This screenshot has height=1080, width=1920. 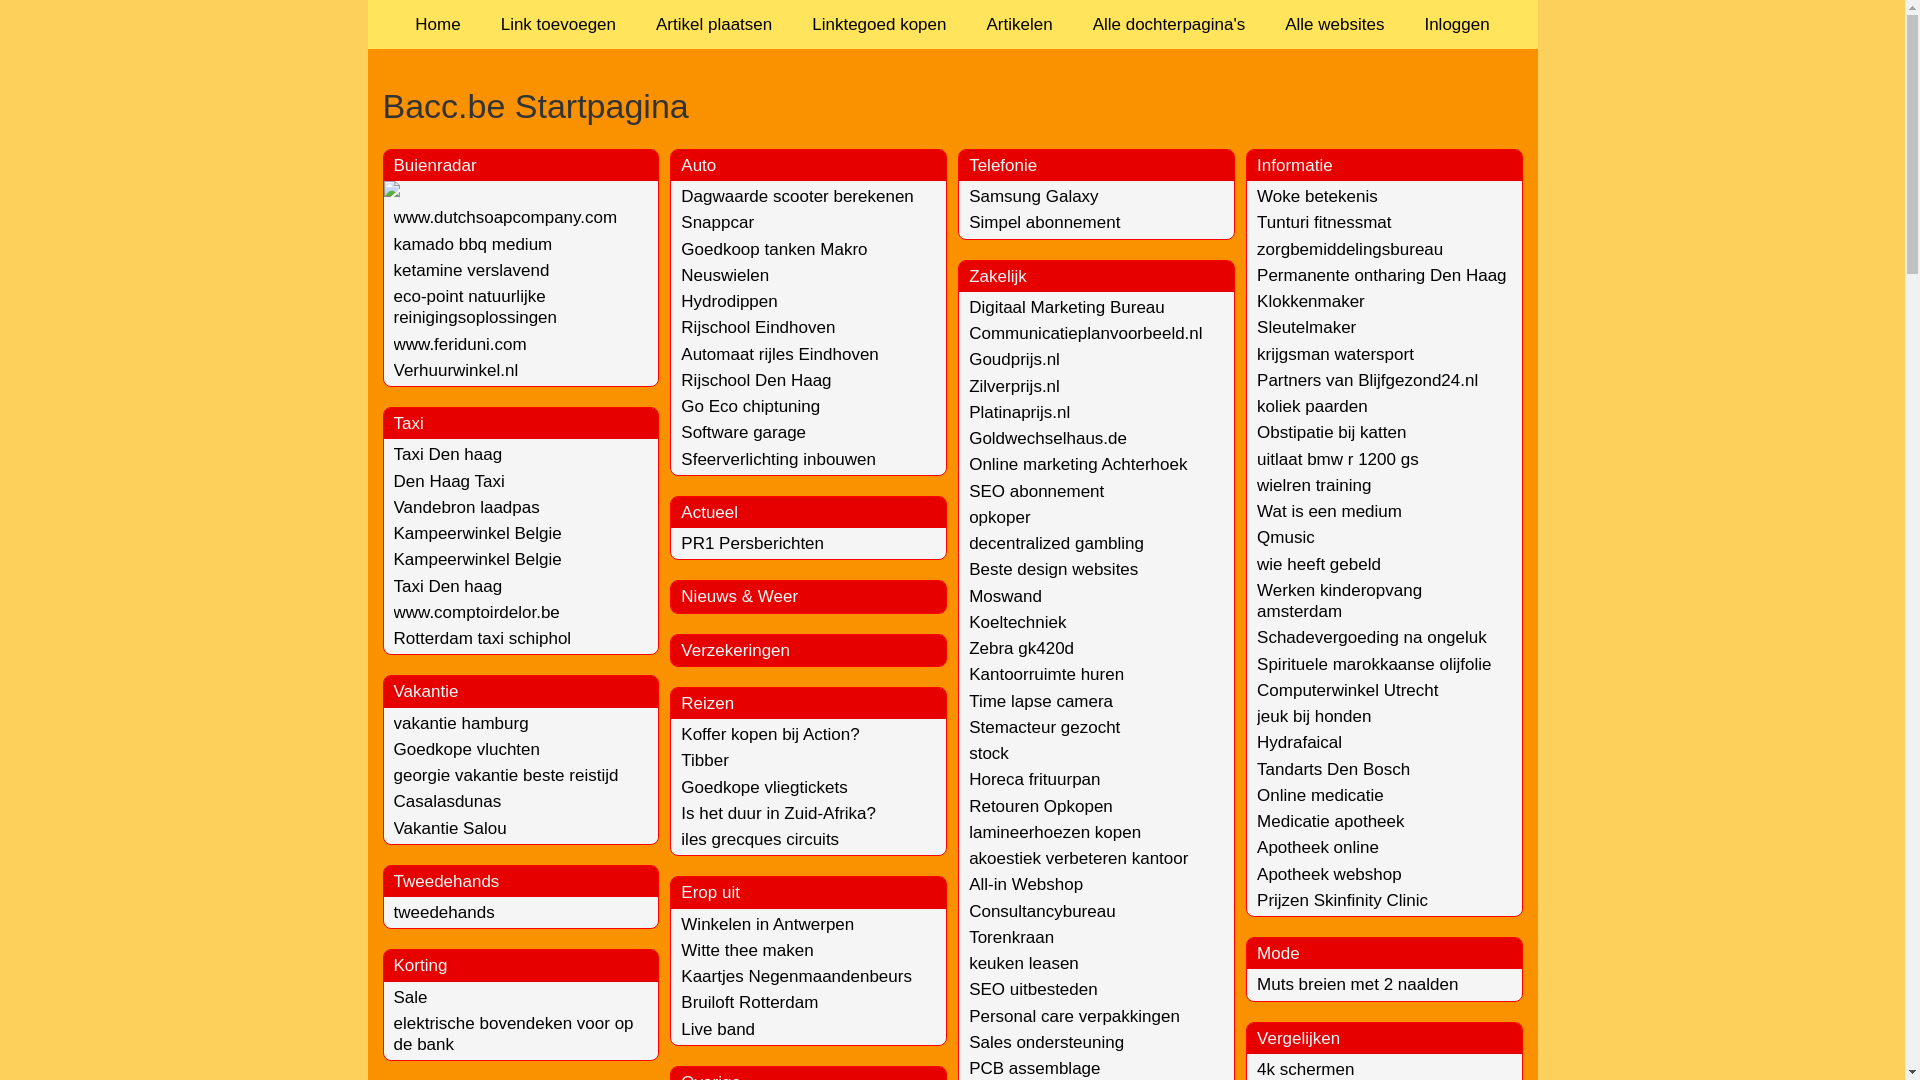 I want to click on 'Automaat rijles Eindhoven', so click(x=681, y=353).